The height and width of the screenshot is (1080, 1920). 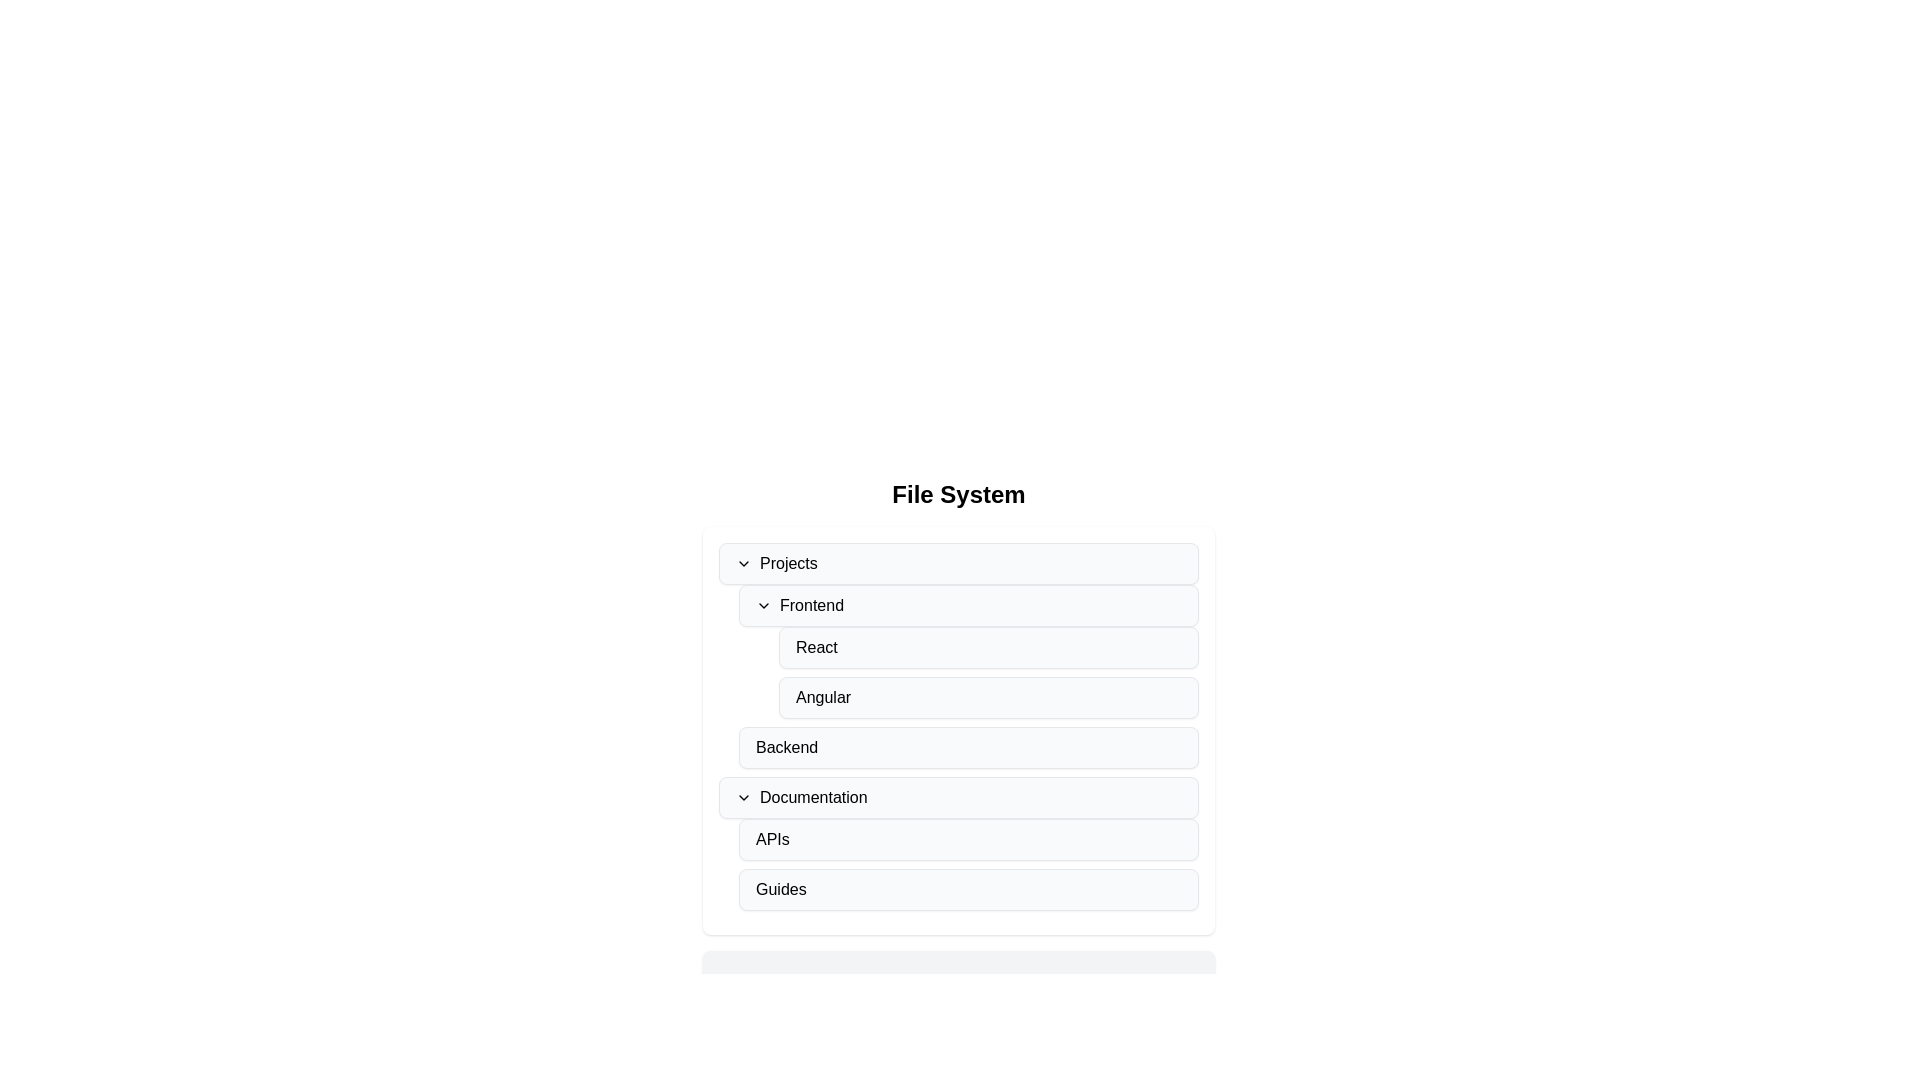 I want to click on the selectable item in the navigational list under the 'Frontend' section, so click(x=988, y=648).